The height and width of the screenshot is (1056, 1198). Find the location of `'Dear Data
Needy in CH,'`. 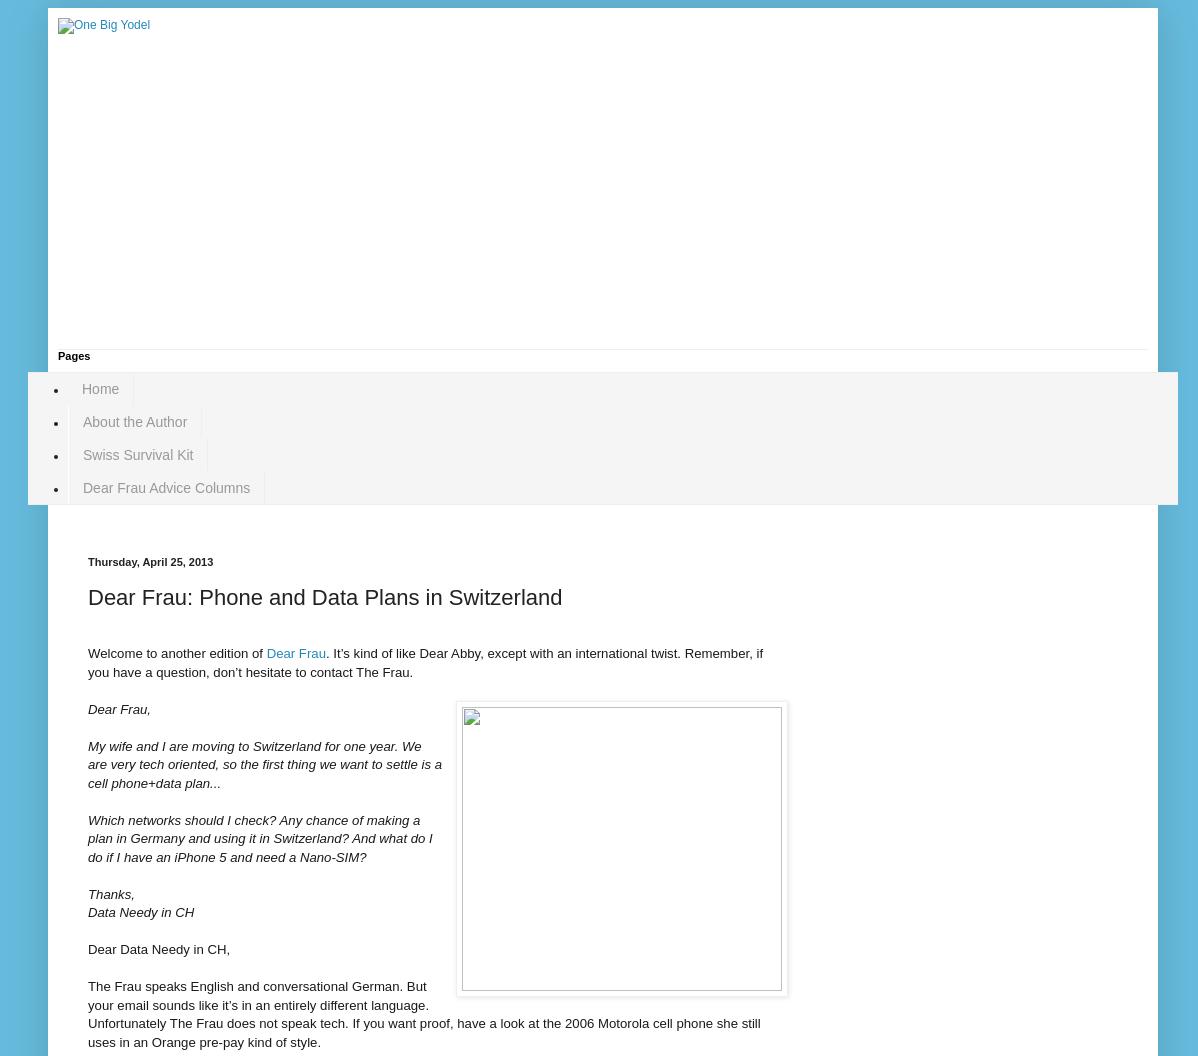

'Dear Data
Needy in CH,' is located at coordinates (157, 949).